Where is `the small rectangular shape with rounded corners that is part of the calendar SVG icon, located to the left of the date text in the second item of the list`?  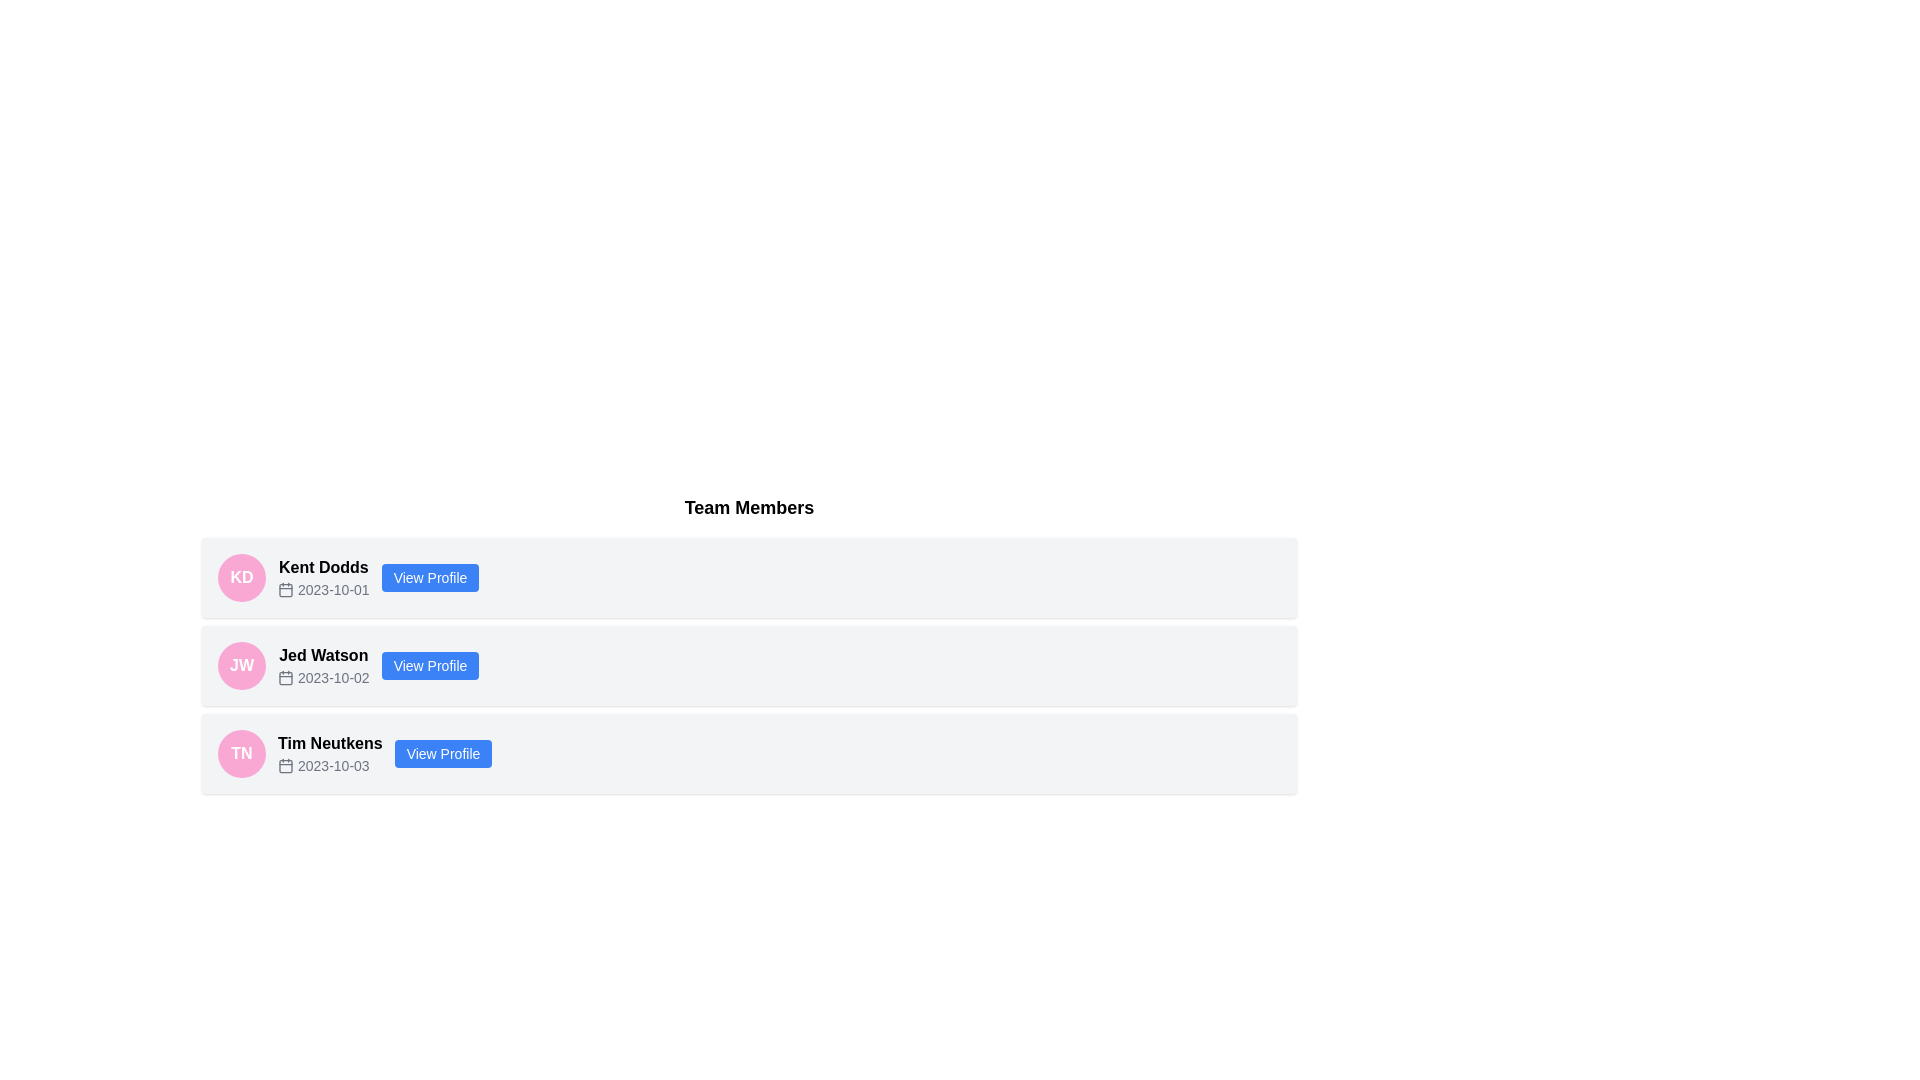 the small rectangular shape with rounded corners that is part of the calendar SVG icon, located to the left of the date text in the second item of the list is located at coordinates (285, 677).